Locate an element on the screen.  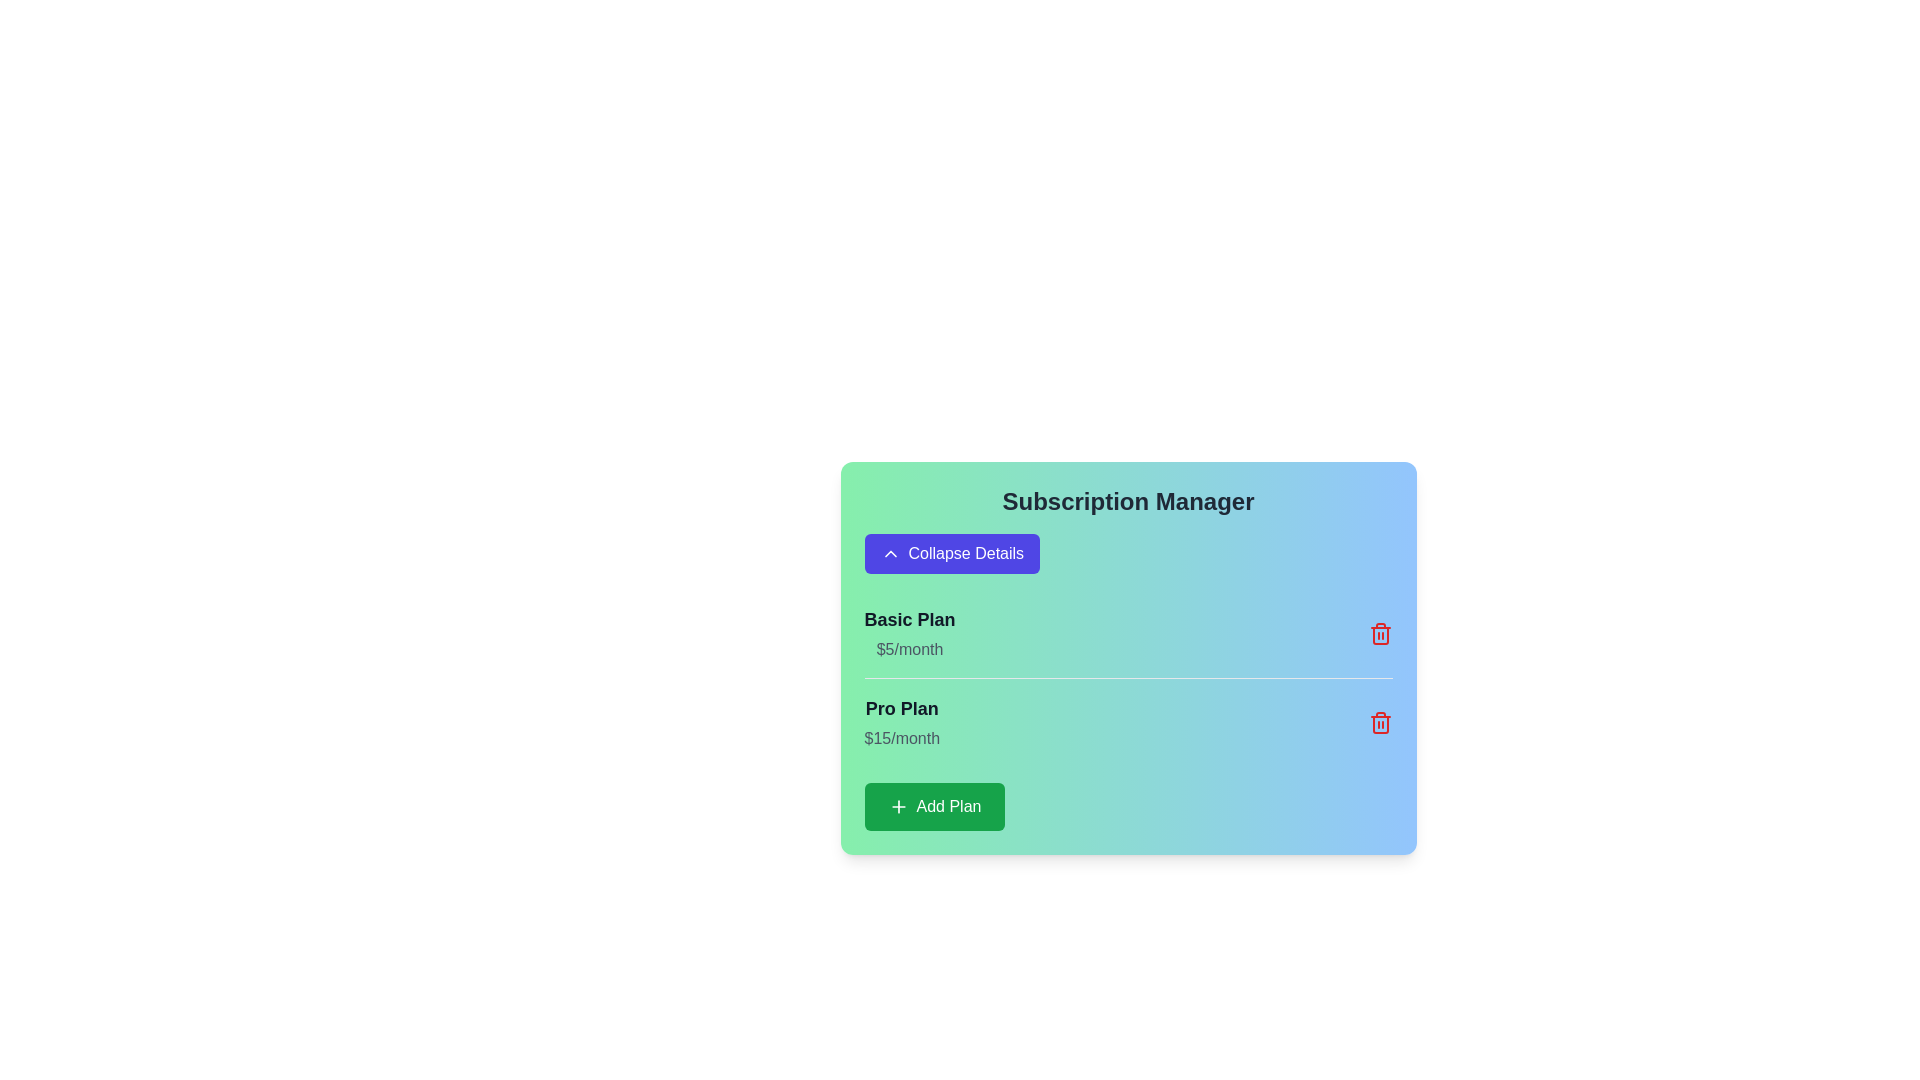
the text label displaying the monthly subscription price for the Basic Plan, which shows '$5/month' located below 'Basic Plan' in the subscription management interface is located at coordinates (909, 650).